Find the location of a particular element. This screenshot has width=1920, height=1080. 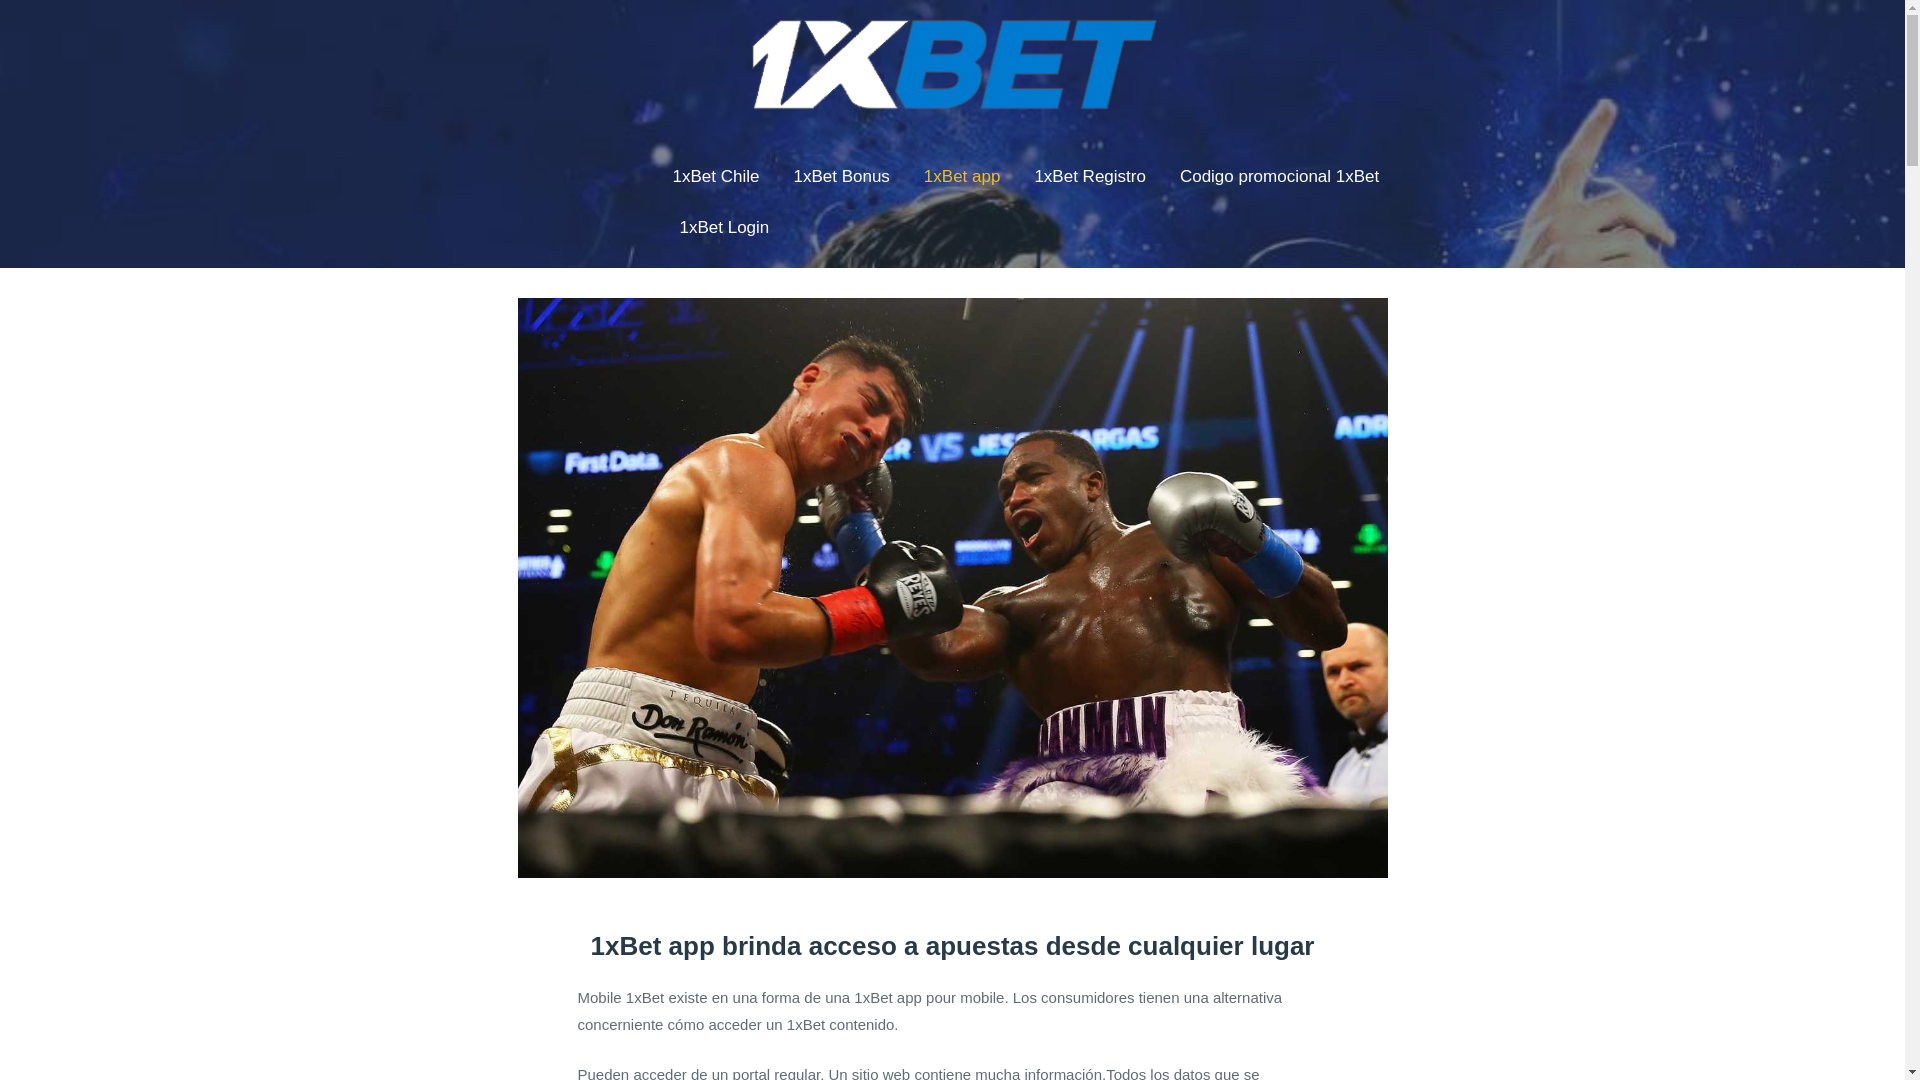

'1xBet Login' is located at coordinates (723, 227).